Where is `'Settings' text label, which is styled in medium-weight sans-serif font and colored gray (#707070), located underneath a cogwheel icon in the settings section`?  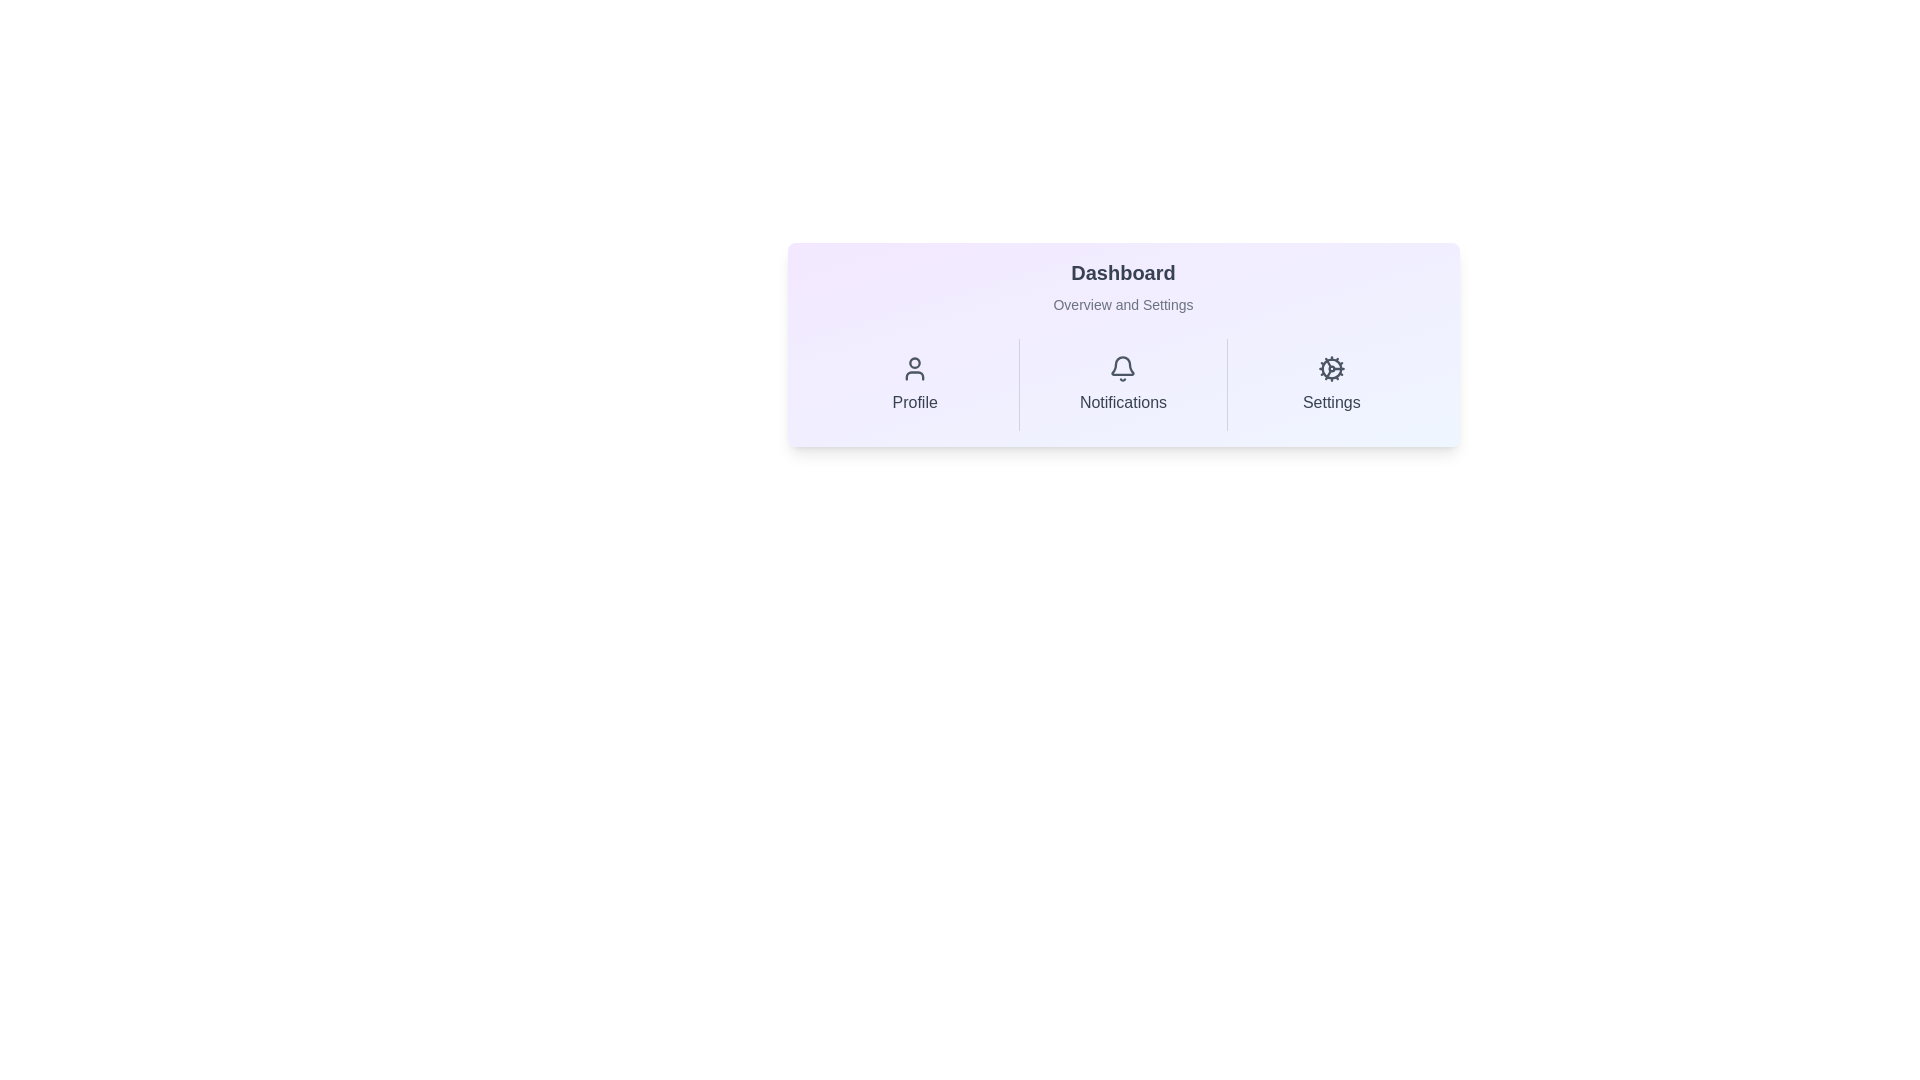
'Settings' text label, which is styled in medium-weight sans-serif font and colored gray (#707070), located underneath a cogwheel icon in the settings section is located at coordinates (1331, 402).